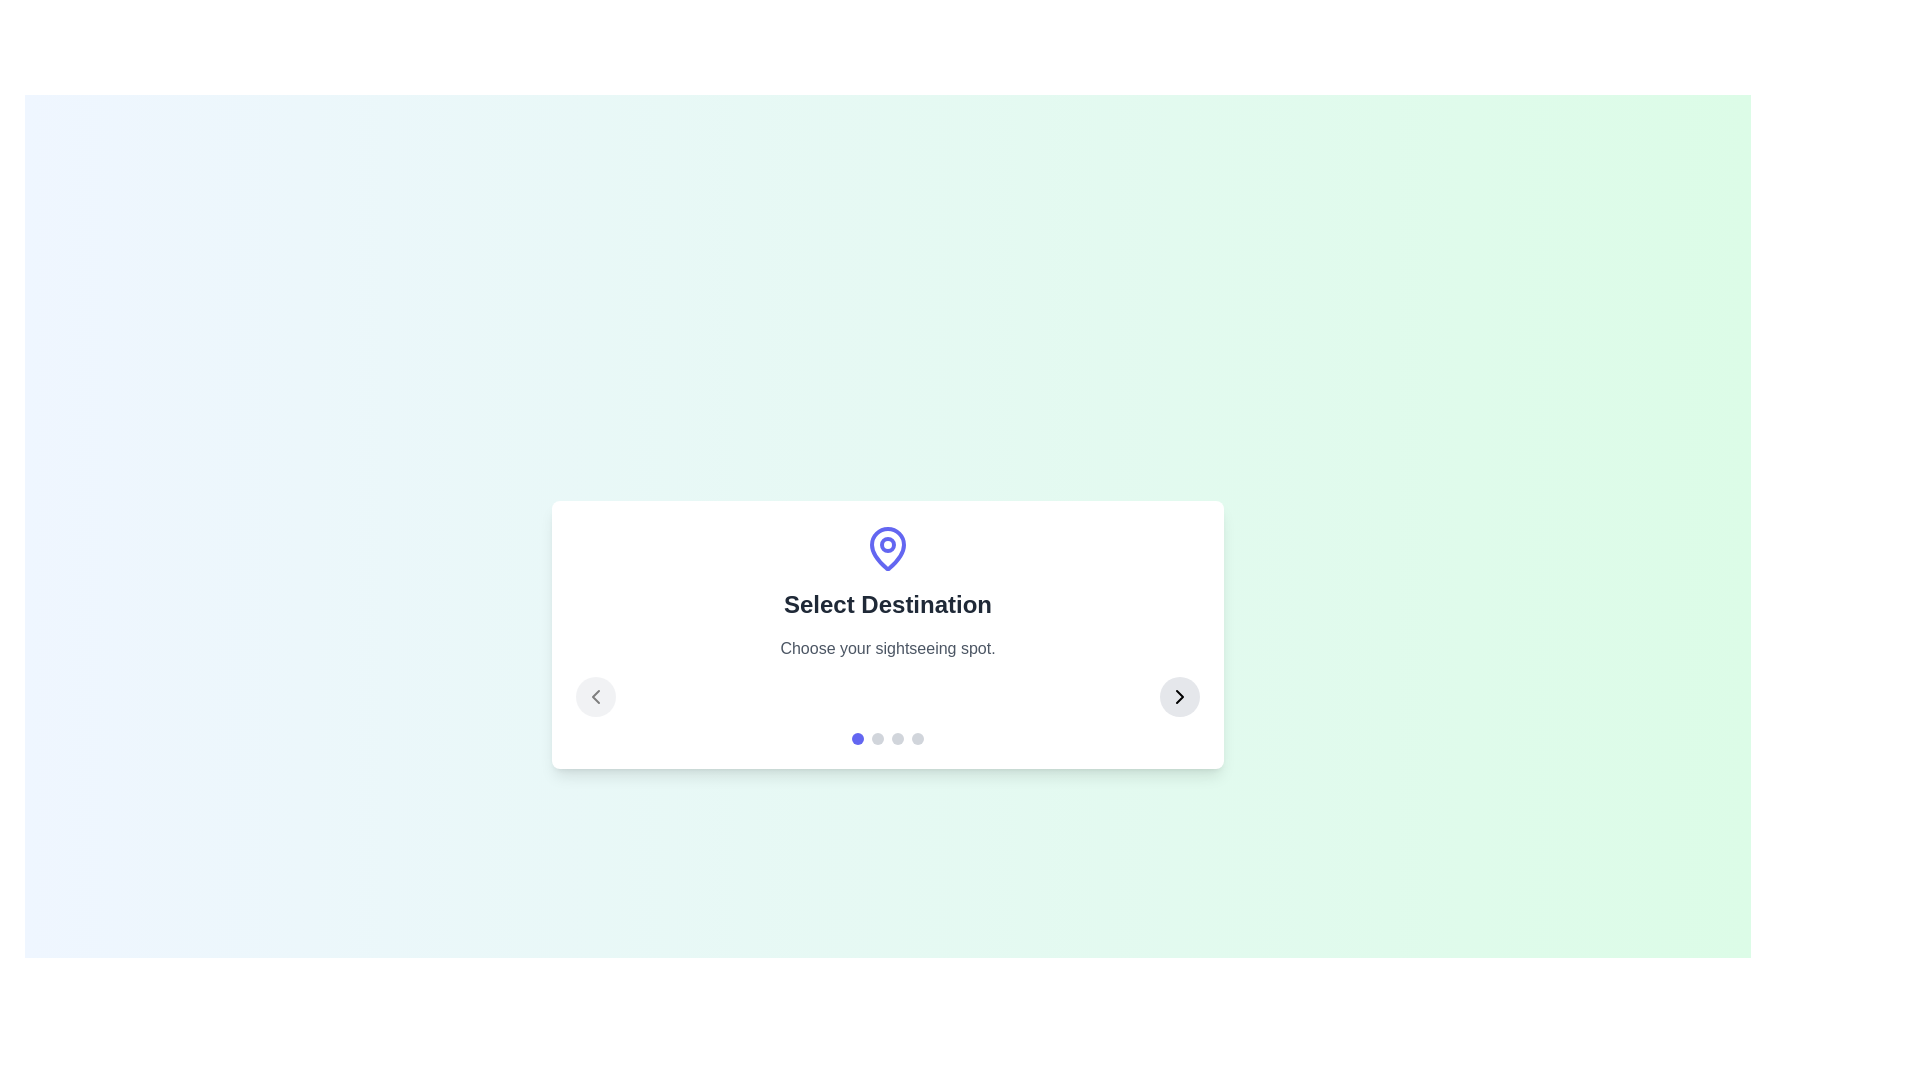 Image resolution: width=1920 pixels, height=1080 pixels. I want to click on the step icon to highlight it, so click(887, 548).